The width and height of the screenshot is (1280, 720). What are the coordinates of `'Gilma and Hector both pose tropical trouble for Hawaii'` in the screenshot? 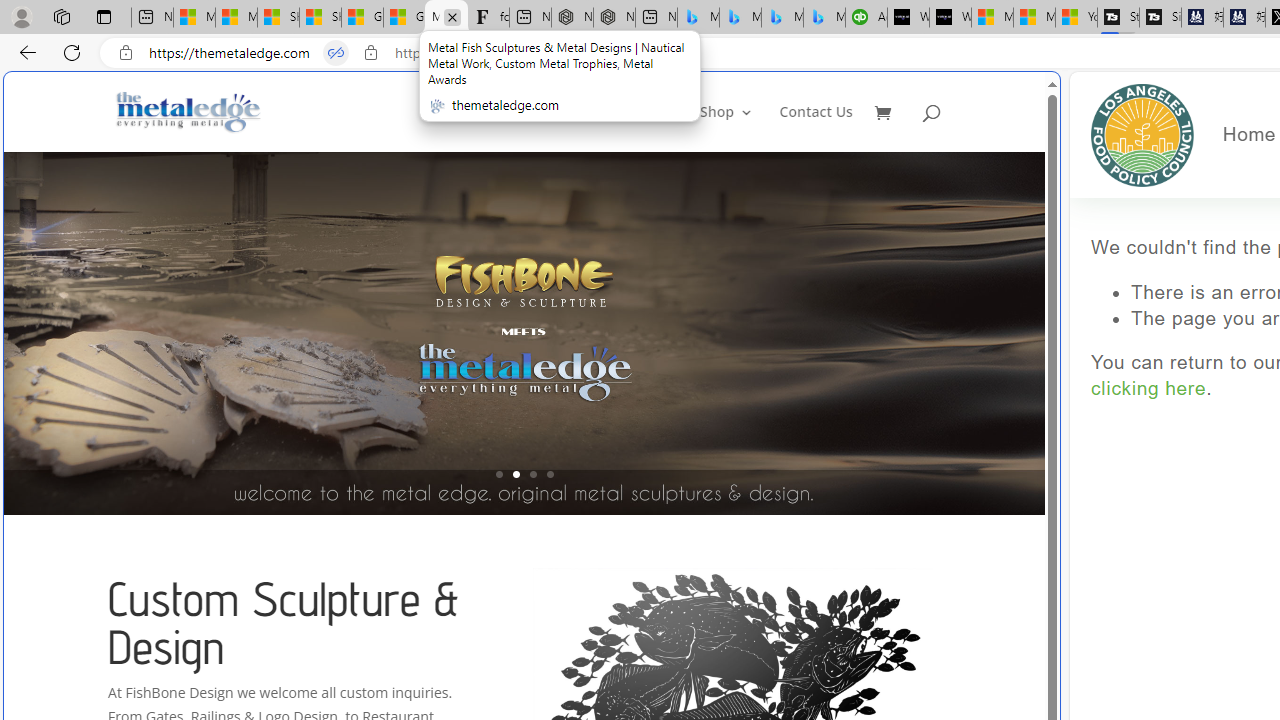 It's located at (403, 17).